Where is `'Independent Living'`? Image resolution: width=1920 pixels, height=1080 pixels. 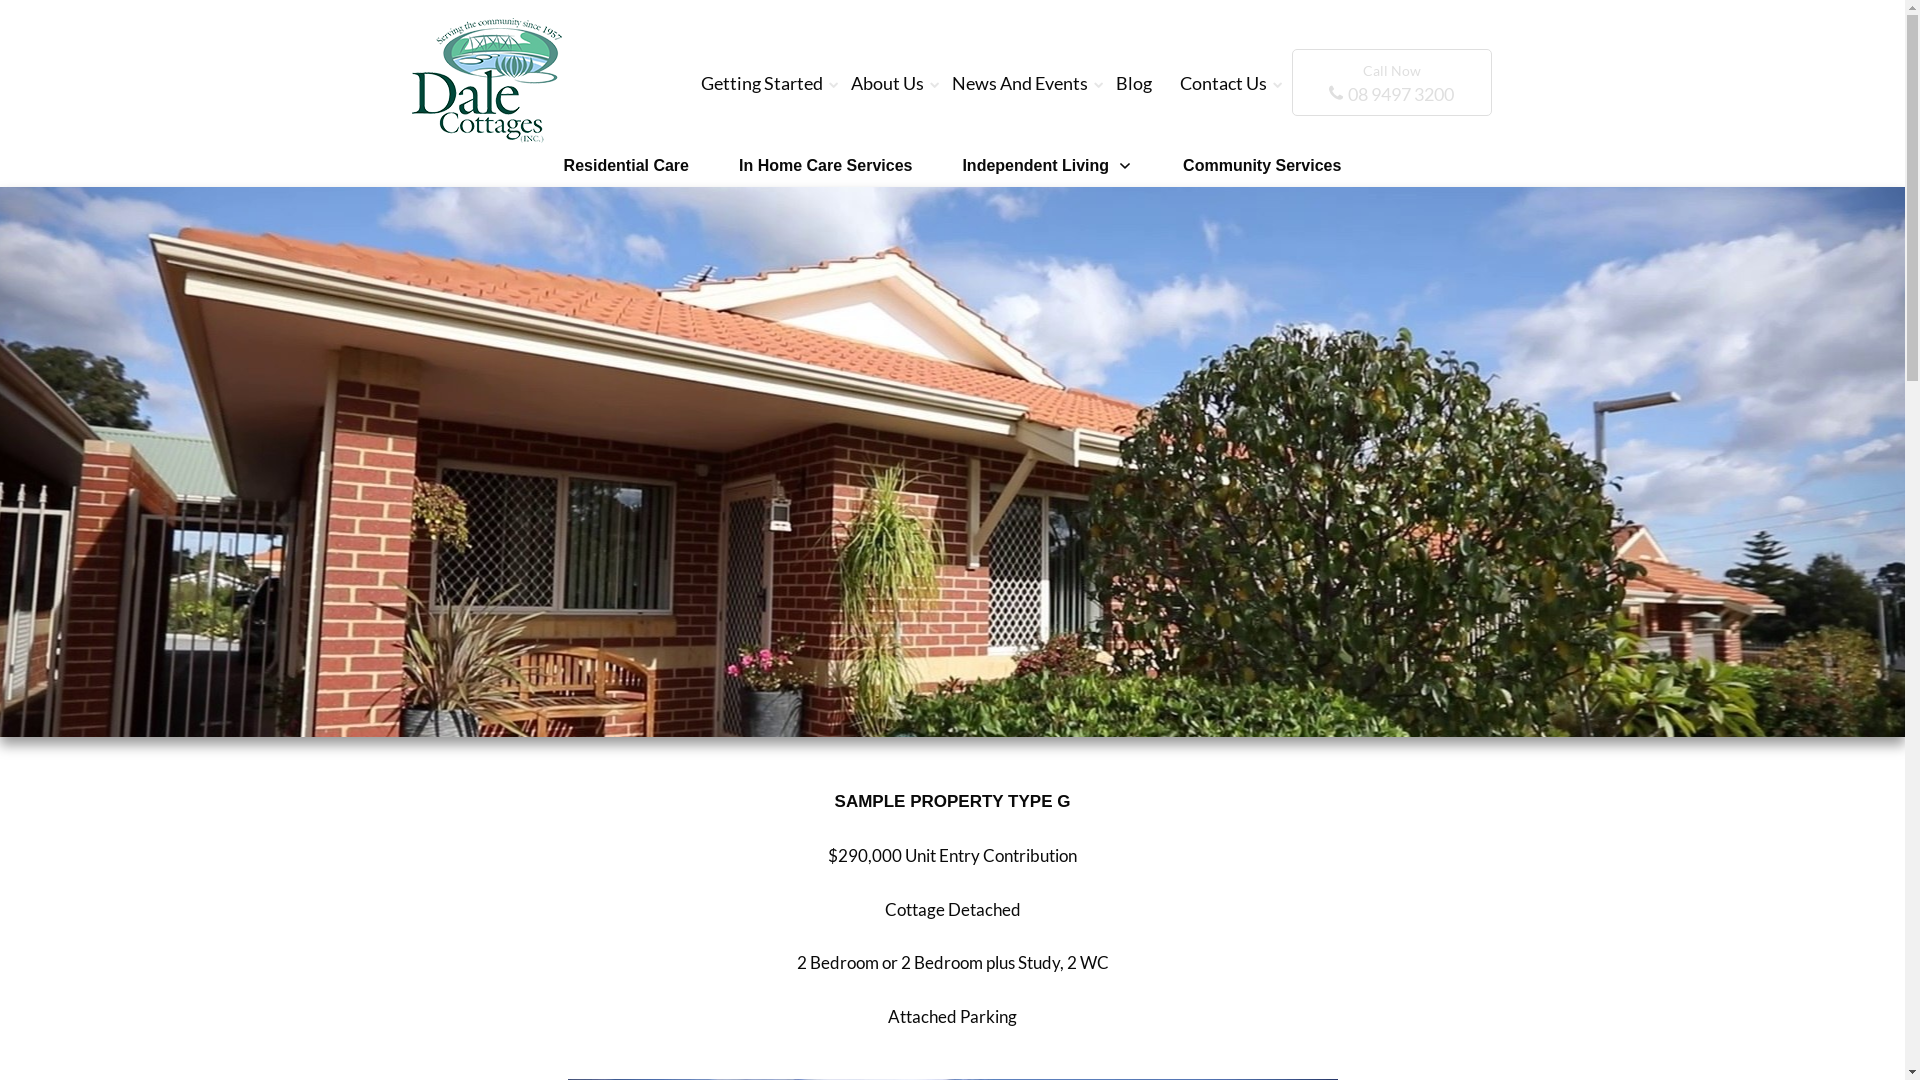
'Independent Living' is located at coordinates (1046, 164).